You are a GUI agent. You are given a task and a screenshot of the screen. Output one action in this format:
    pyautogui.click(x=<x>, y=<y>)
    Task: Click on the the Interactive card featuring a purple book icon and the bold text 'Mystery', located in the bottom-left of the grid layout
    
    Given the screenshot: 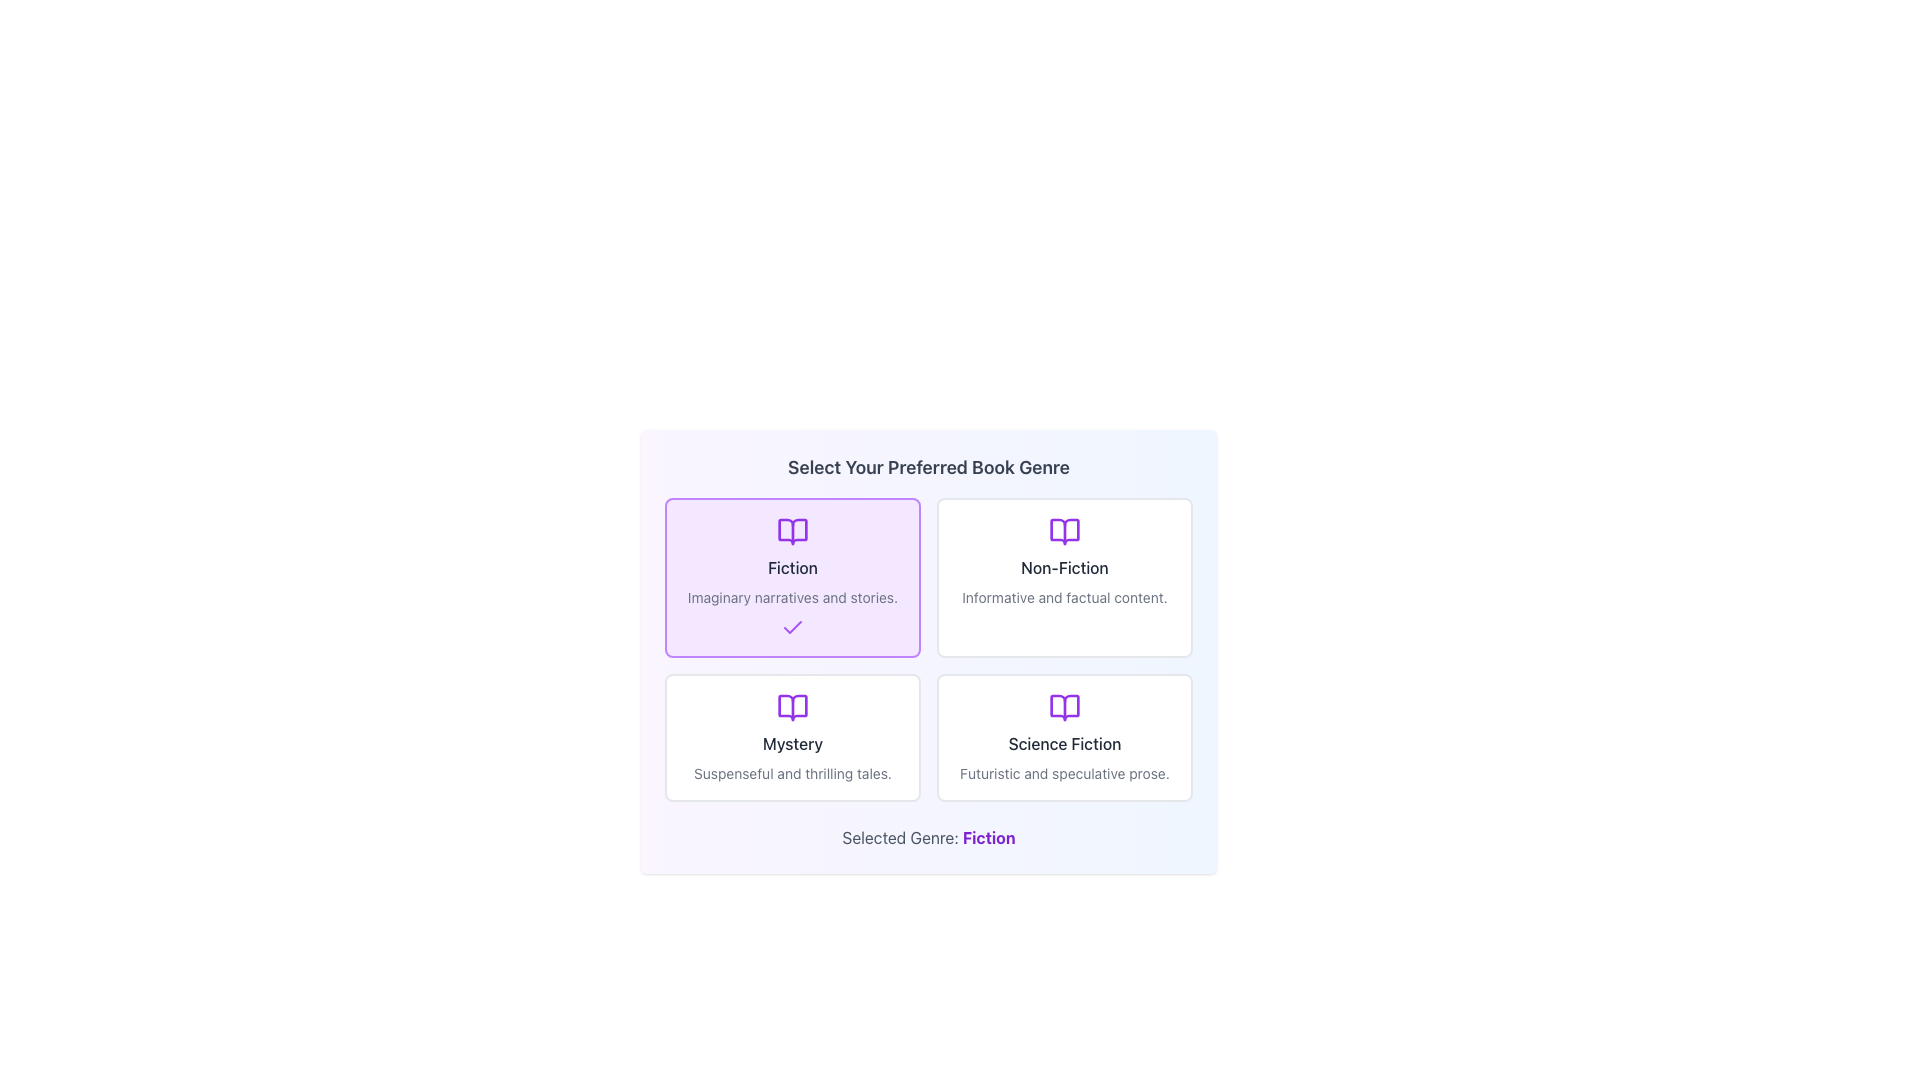 What is the action you would take?
    pyautogui.click(x=791, y=737)
    